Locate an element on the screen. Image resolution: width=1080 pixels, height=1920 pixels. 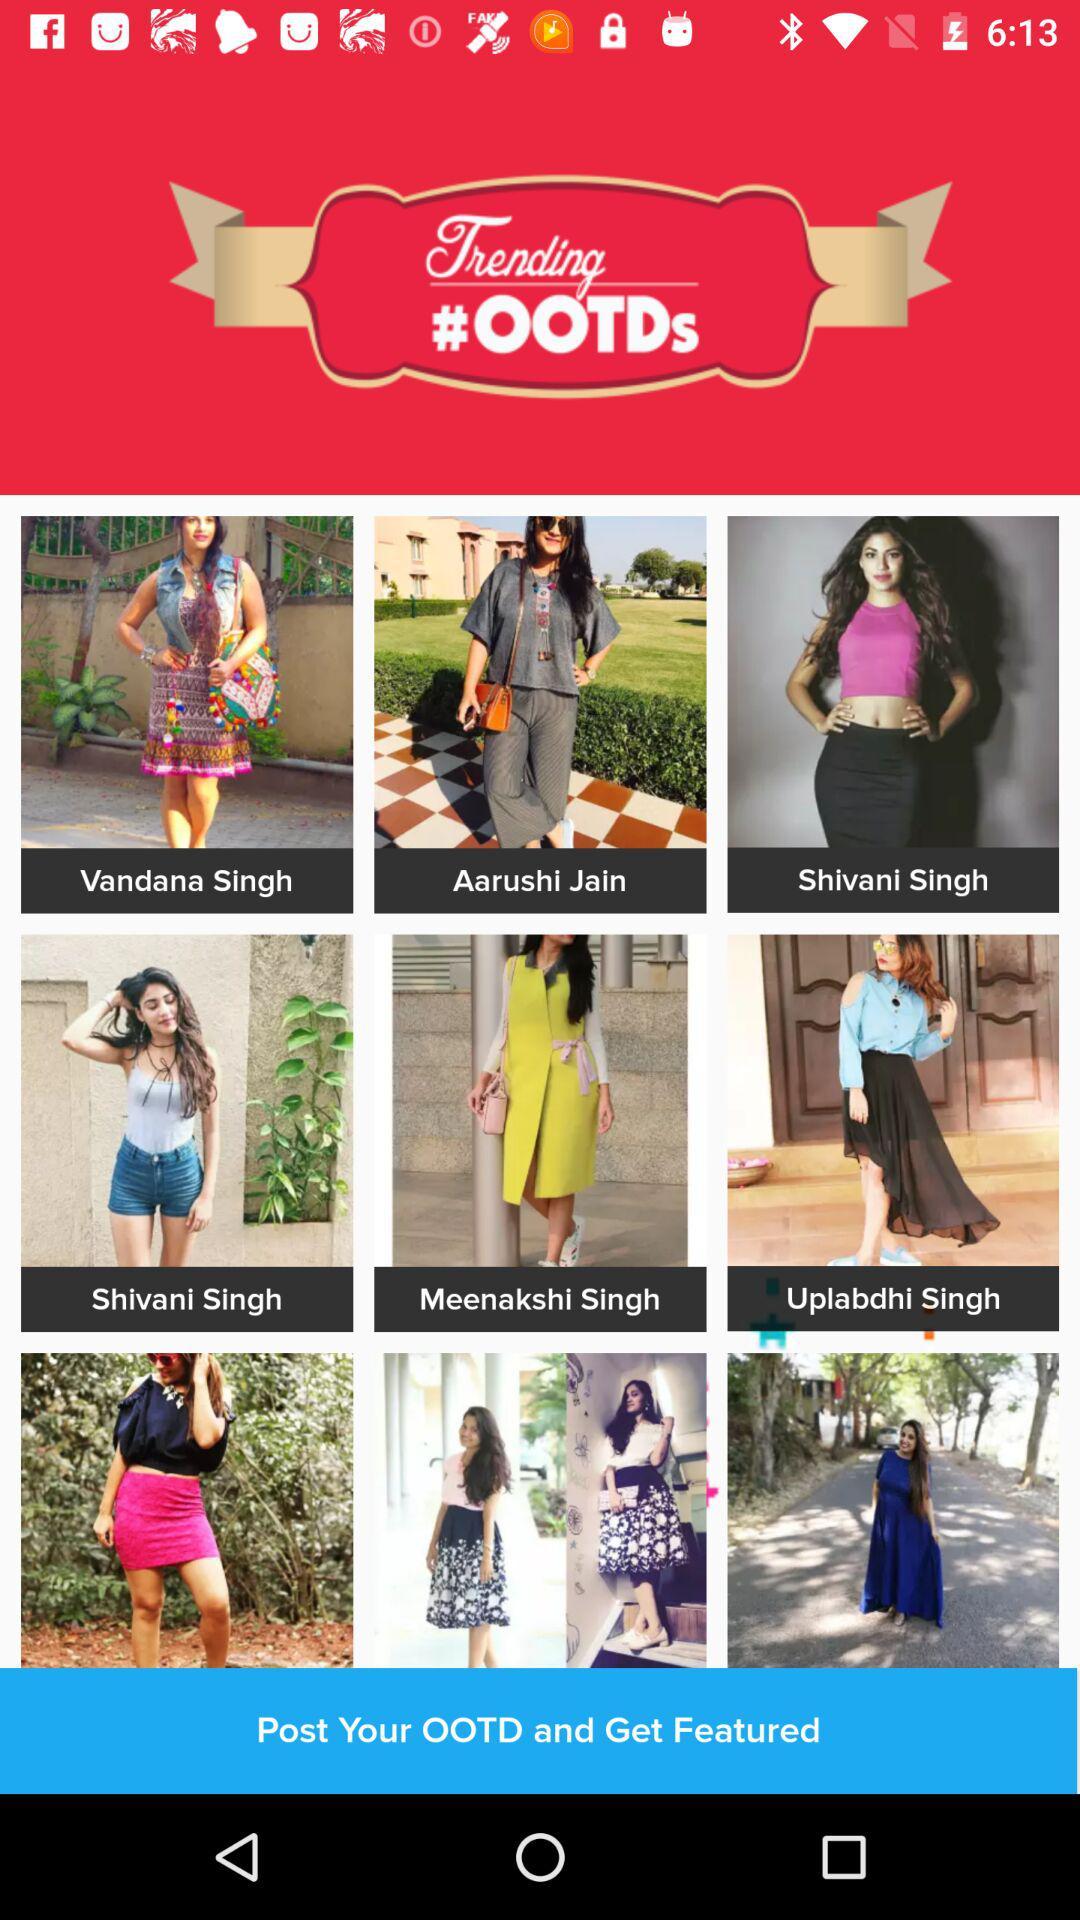
look profile is located at coordinates (540, 1099).